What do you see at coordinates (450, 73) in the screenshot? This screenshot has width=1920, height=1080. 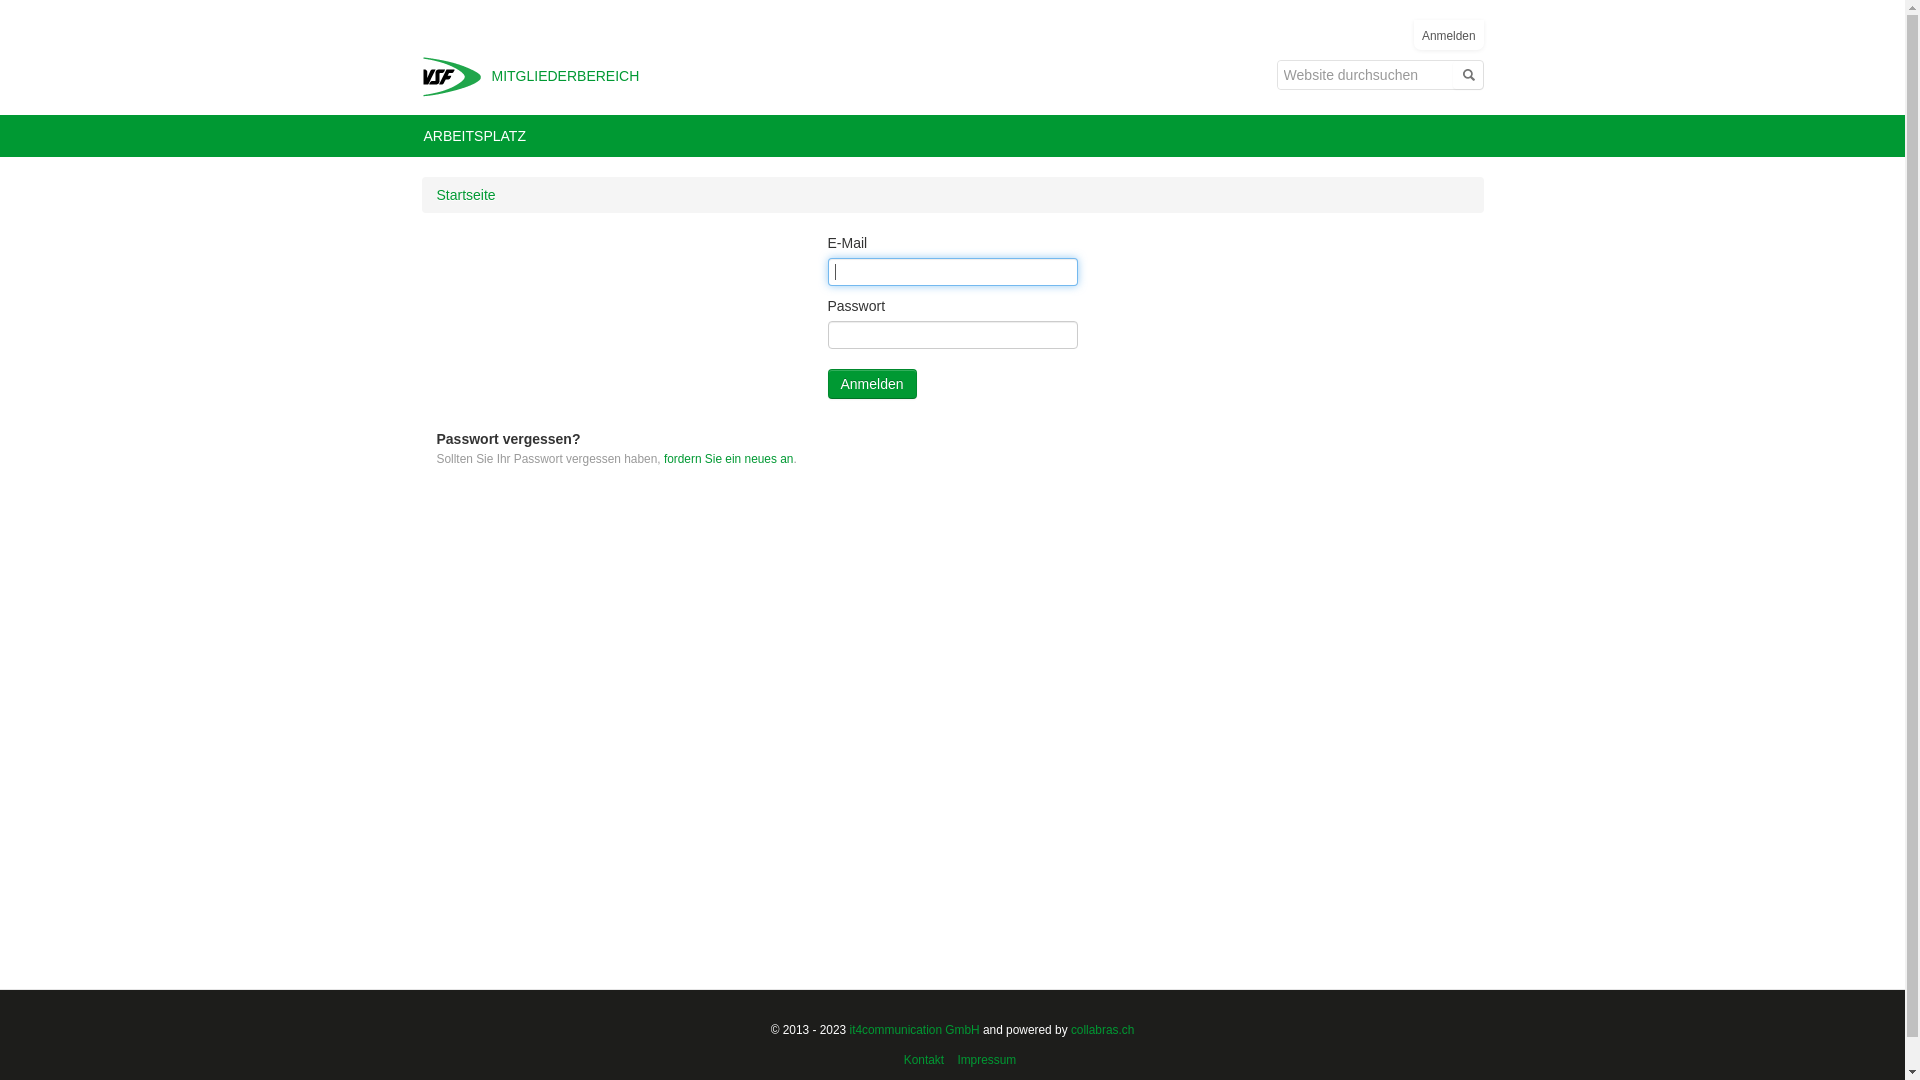 I see `'VSF Extranet'` at bounding box center [450, 73].